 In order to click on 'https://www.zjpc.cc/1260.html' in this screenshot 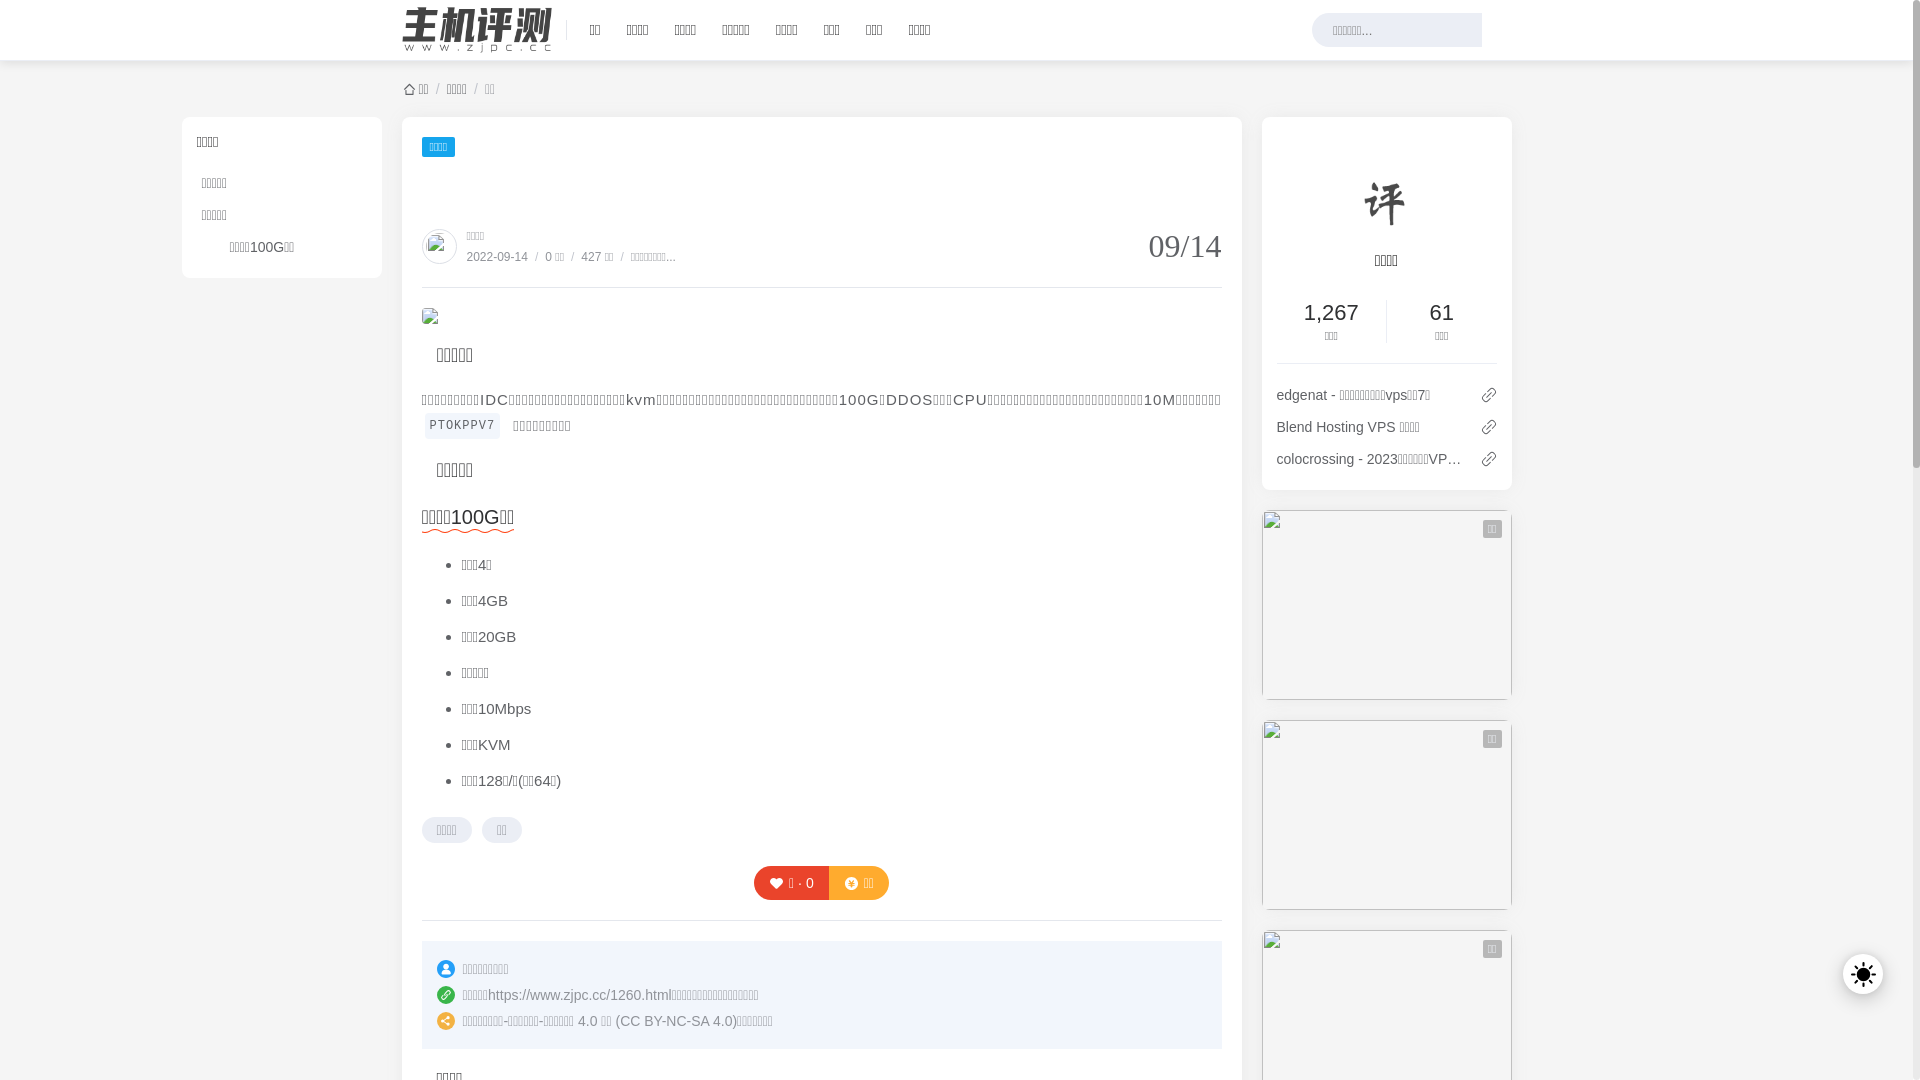, I will do `click(579, 995)`.